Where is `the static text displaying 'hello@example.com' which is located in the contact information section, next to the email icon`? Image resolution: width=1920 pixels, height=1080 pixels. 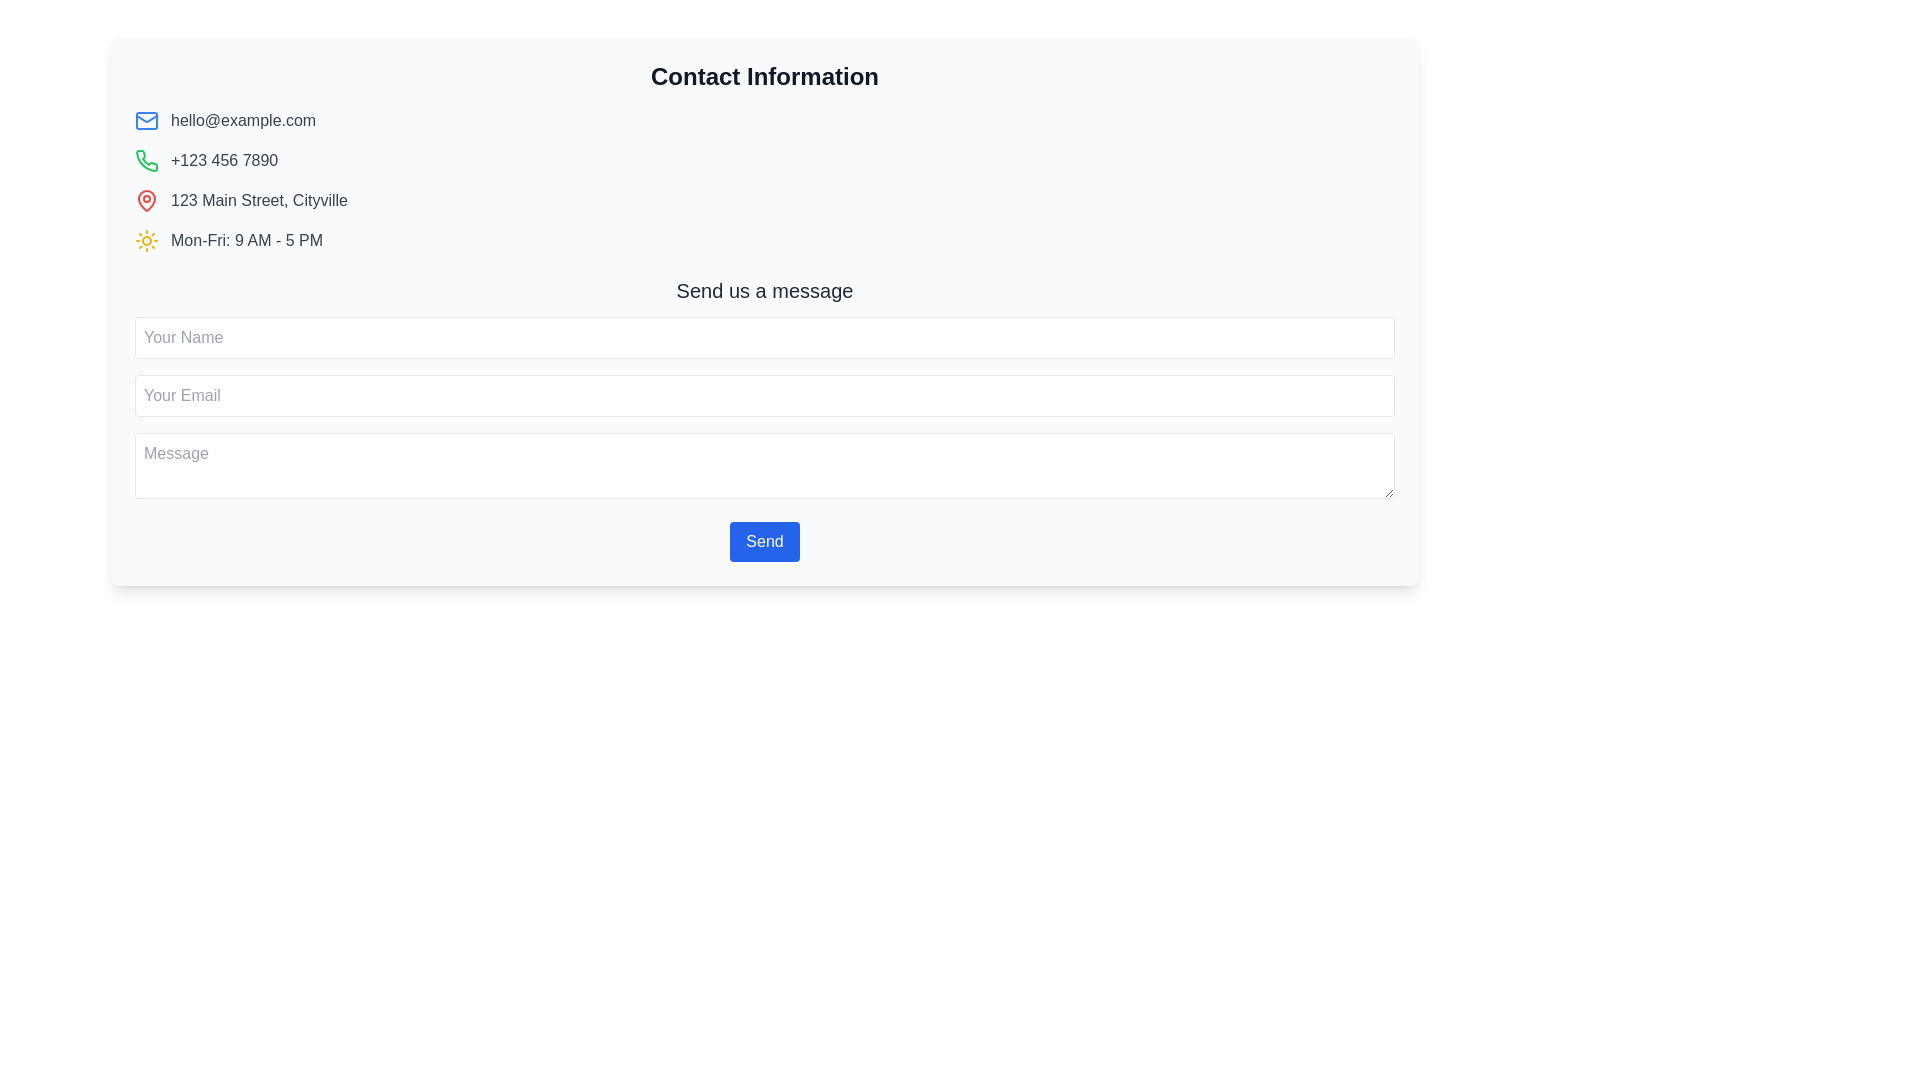
the static text displaying 'hello@example.com' which is located in the contact information section, next to the email icon is located at coordinates (242, 120).